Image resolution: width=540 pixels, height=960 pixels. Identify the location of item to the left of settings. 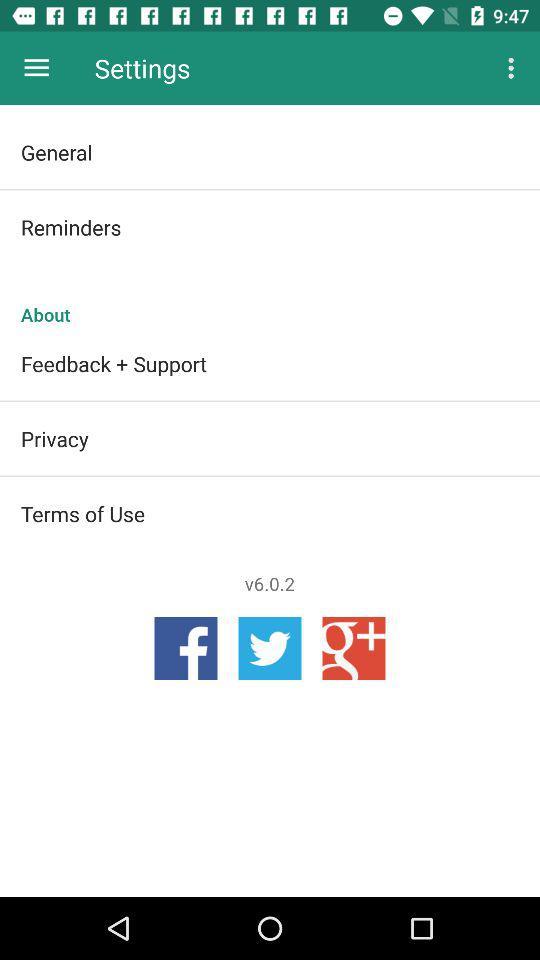
(36, 68).